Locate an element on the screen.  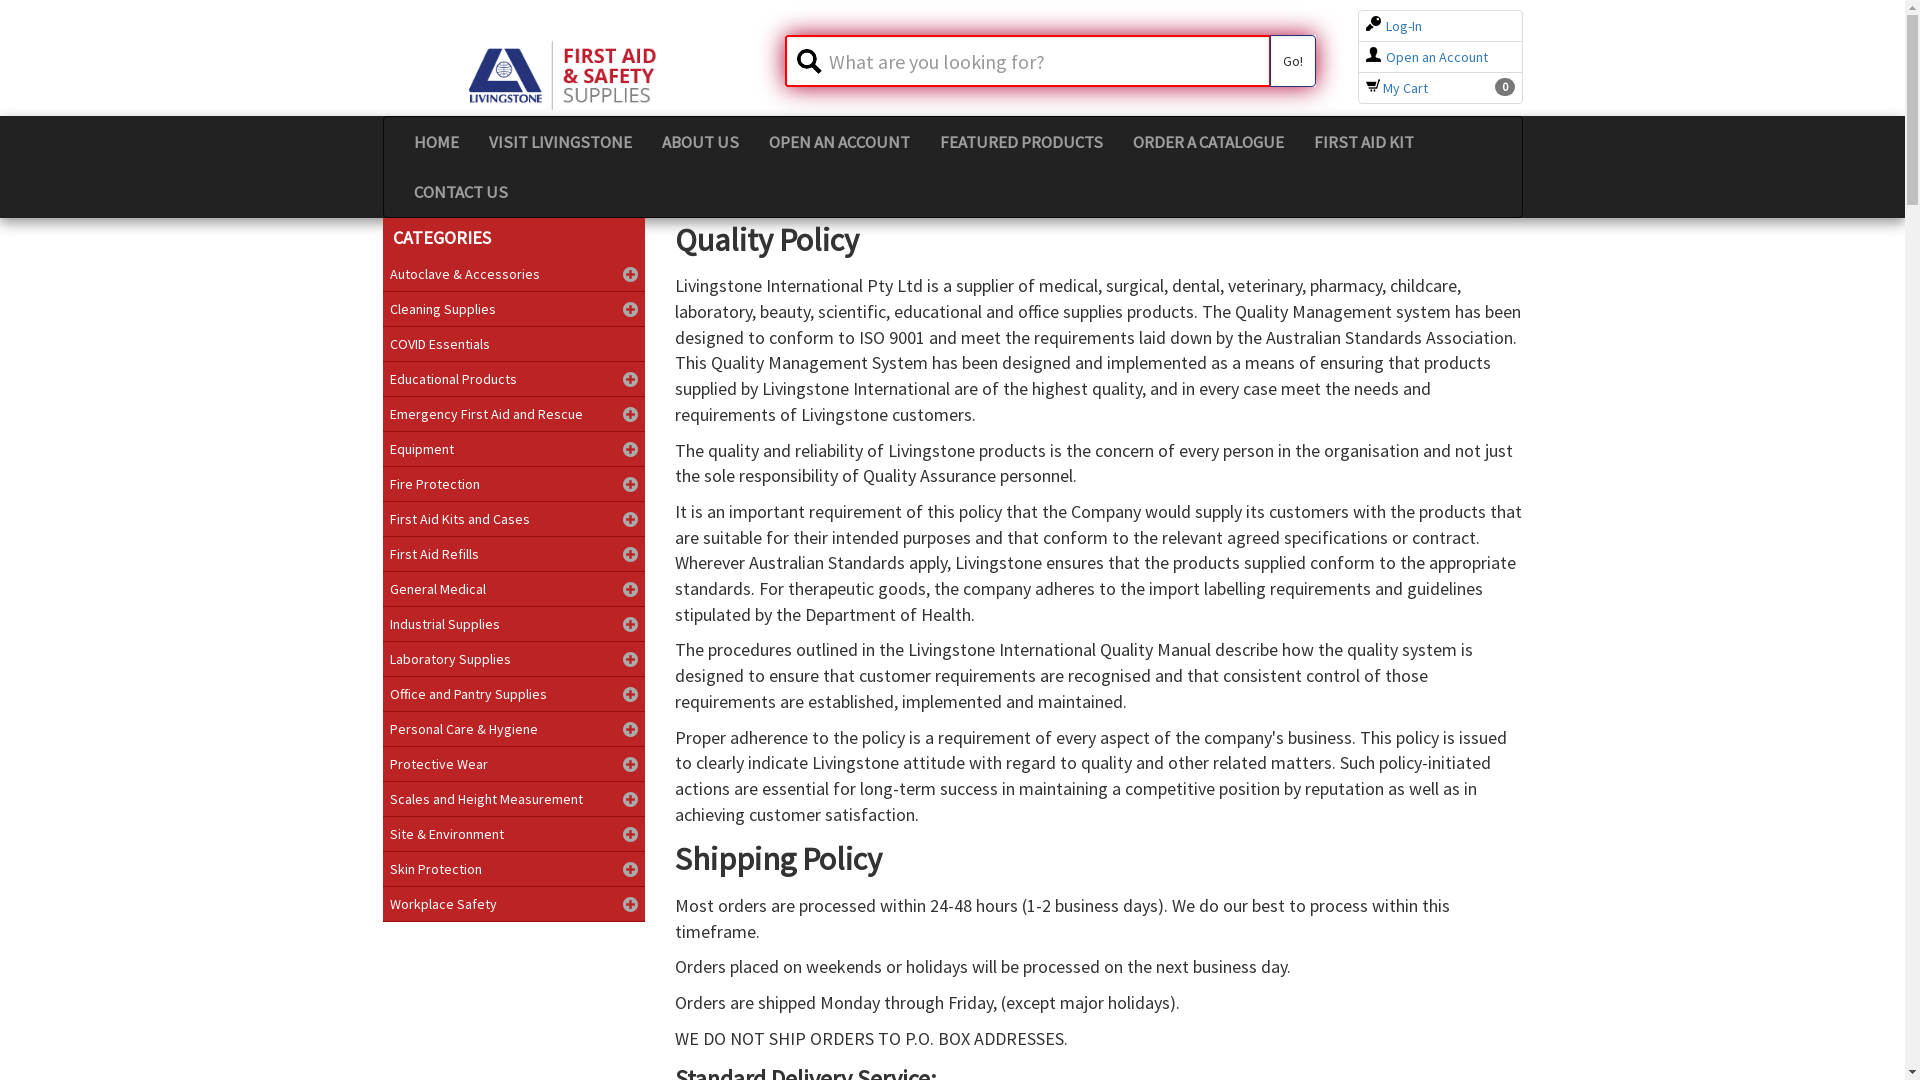
'HOME' is located at coordinates (434, 141).